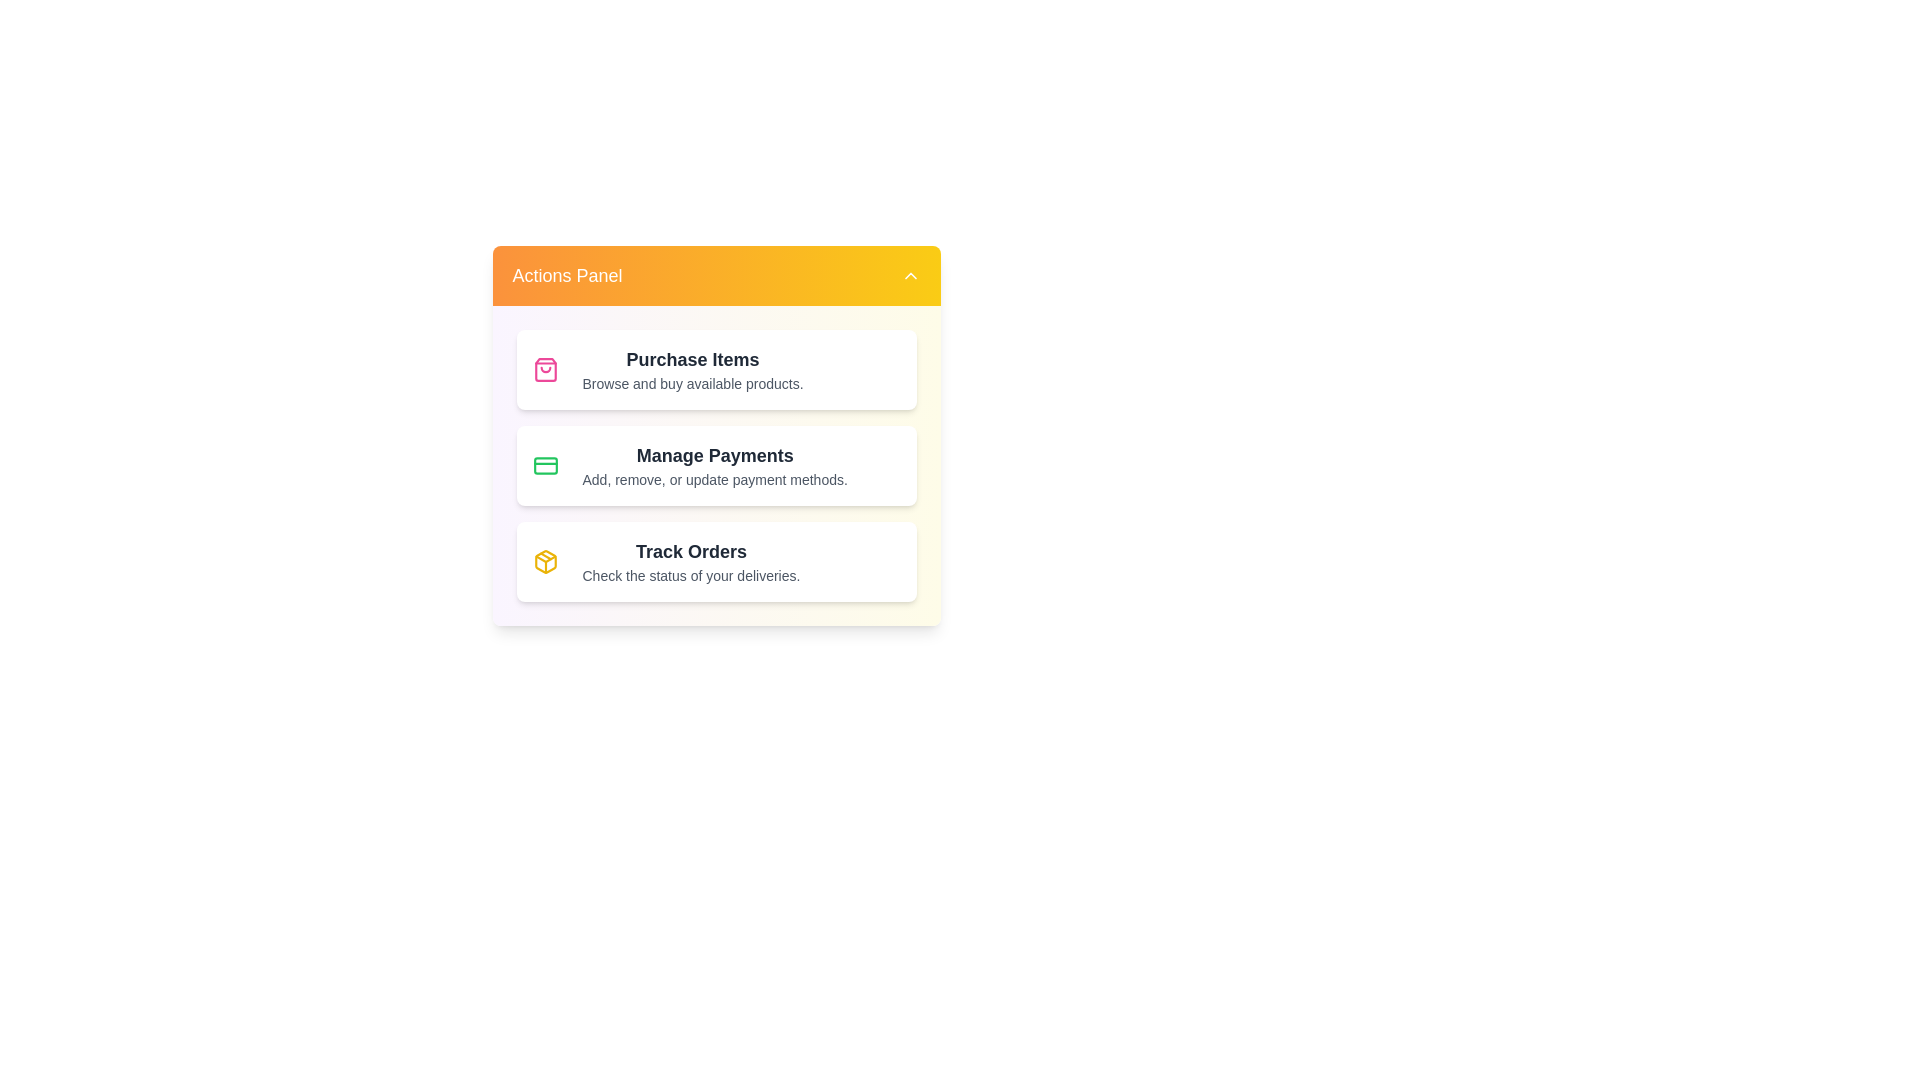 The width and height of the screenshot is (1920, 1080). What do you see at coordinates (716, 562) in the screenshot?
I see `the Track Orders element to observe the hover effect` at bounding box center [716, 562].